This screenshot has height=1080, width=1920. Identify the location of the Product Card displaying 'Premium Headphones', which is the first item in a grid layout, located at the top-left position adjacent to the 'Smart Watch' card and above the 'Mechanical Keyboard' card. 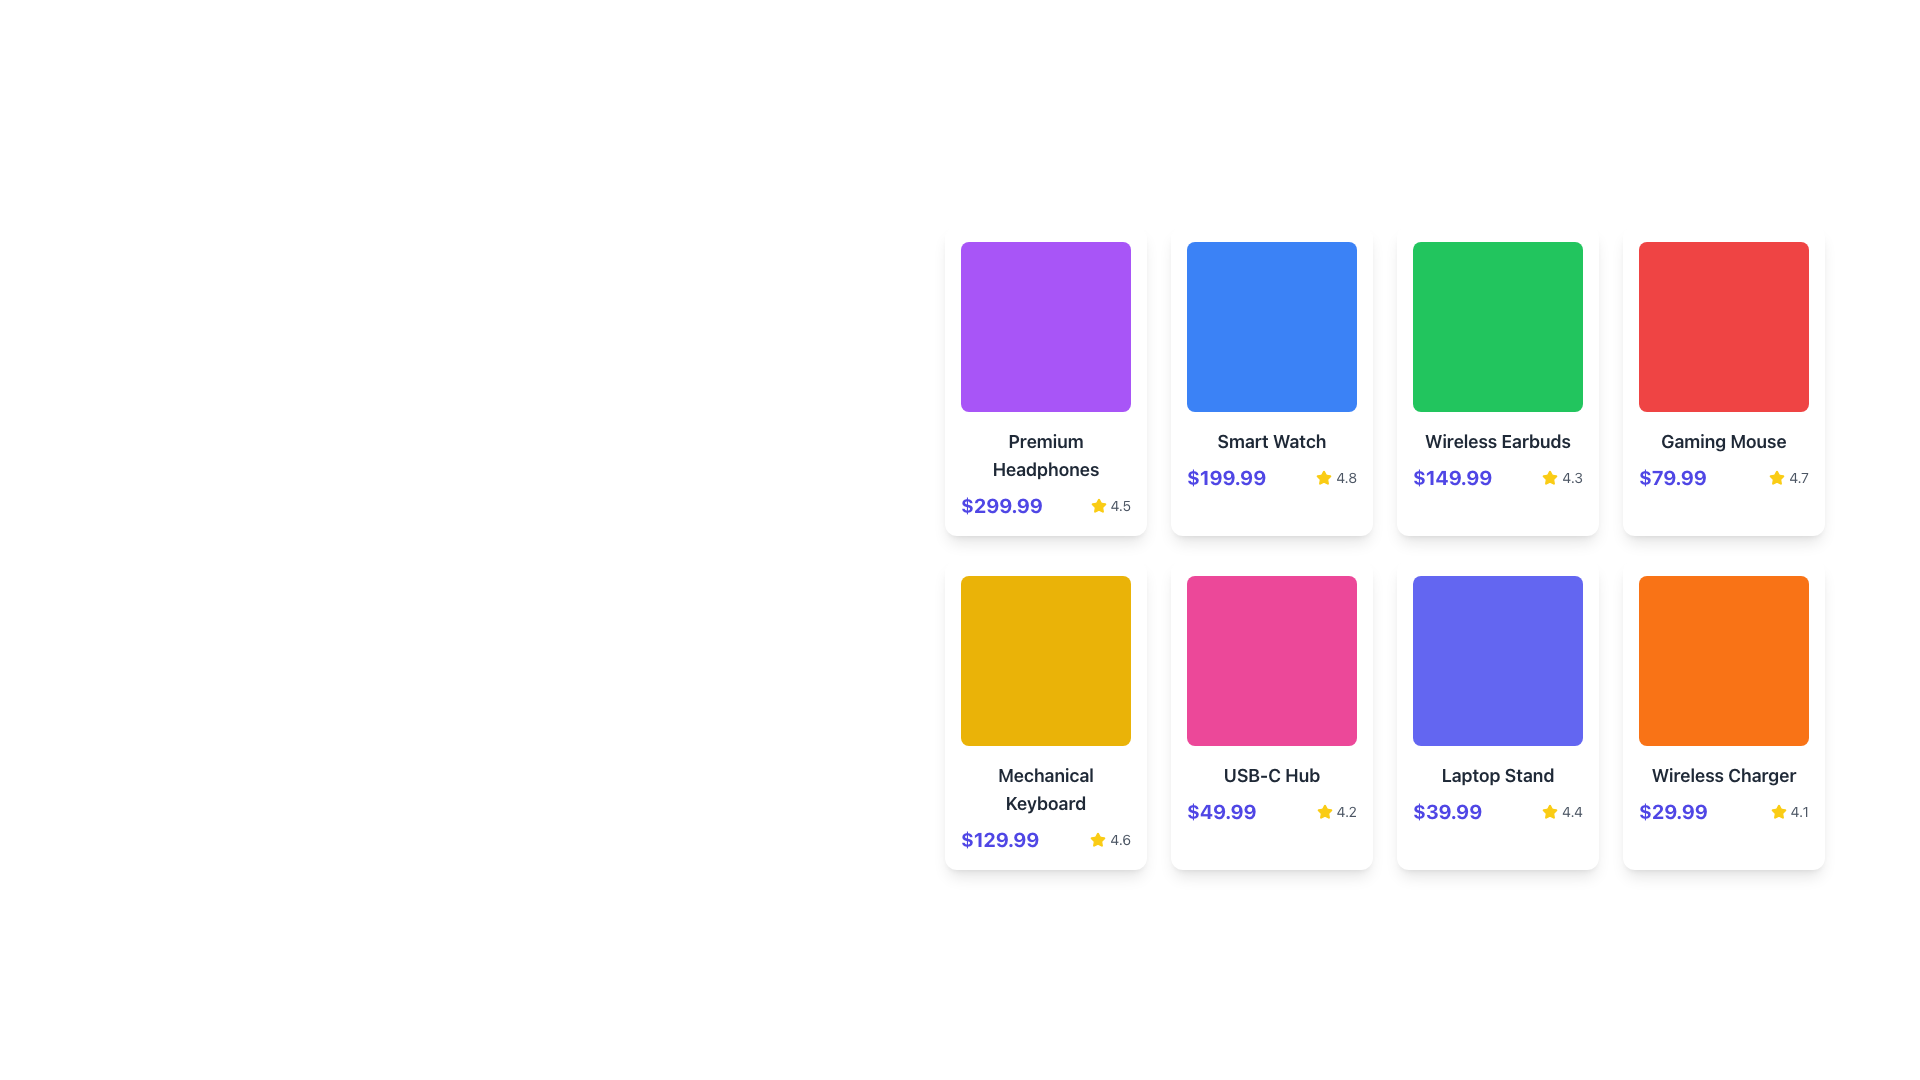
(1045, 381).